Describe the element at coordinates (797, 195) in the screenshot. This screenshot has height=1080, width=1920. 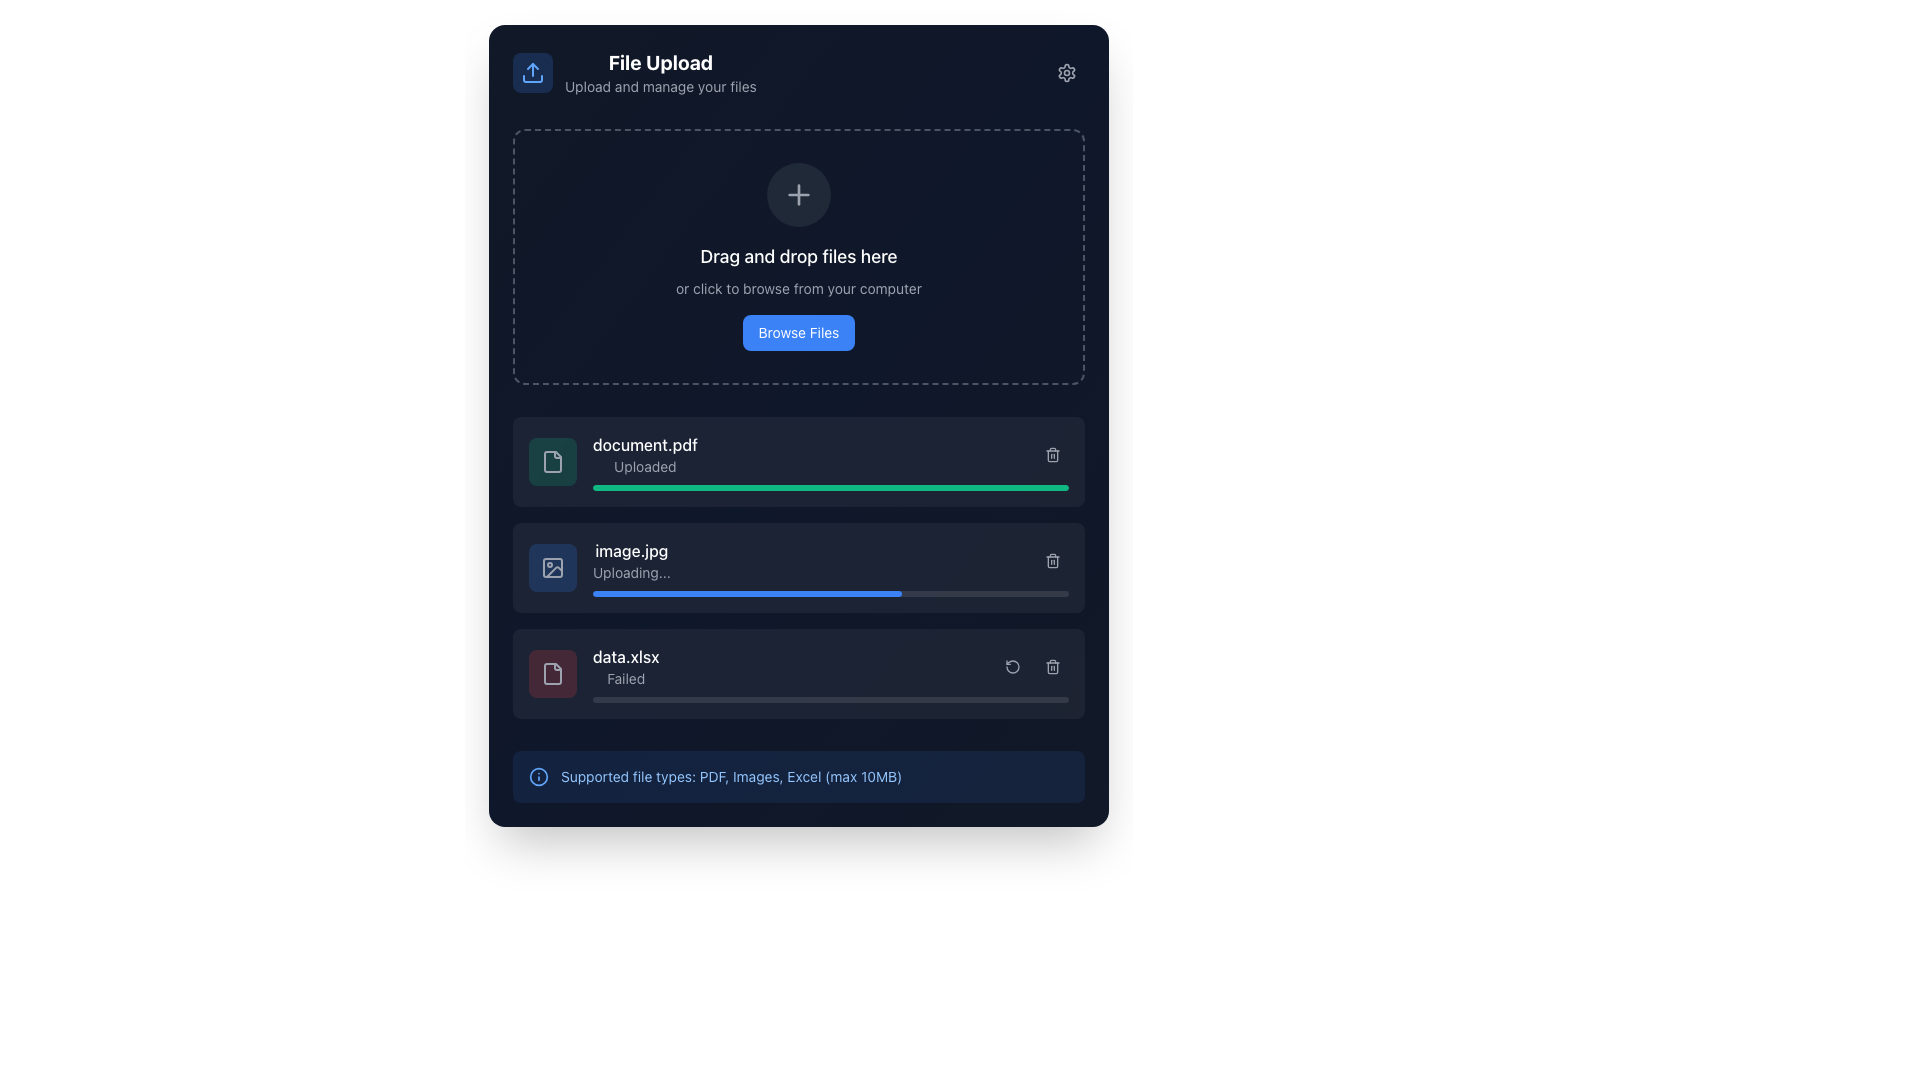
I see `the decorative icon located centrally within the drag-and-drop area, which prompts users to drop files into the designated area` at that location.